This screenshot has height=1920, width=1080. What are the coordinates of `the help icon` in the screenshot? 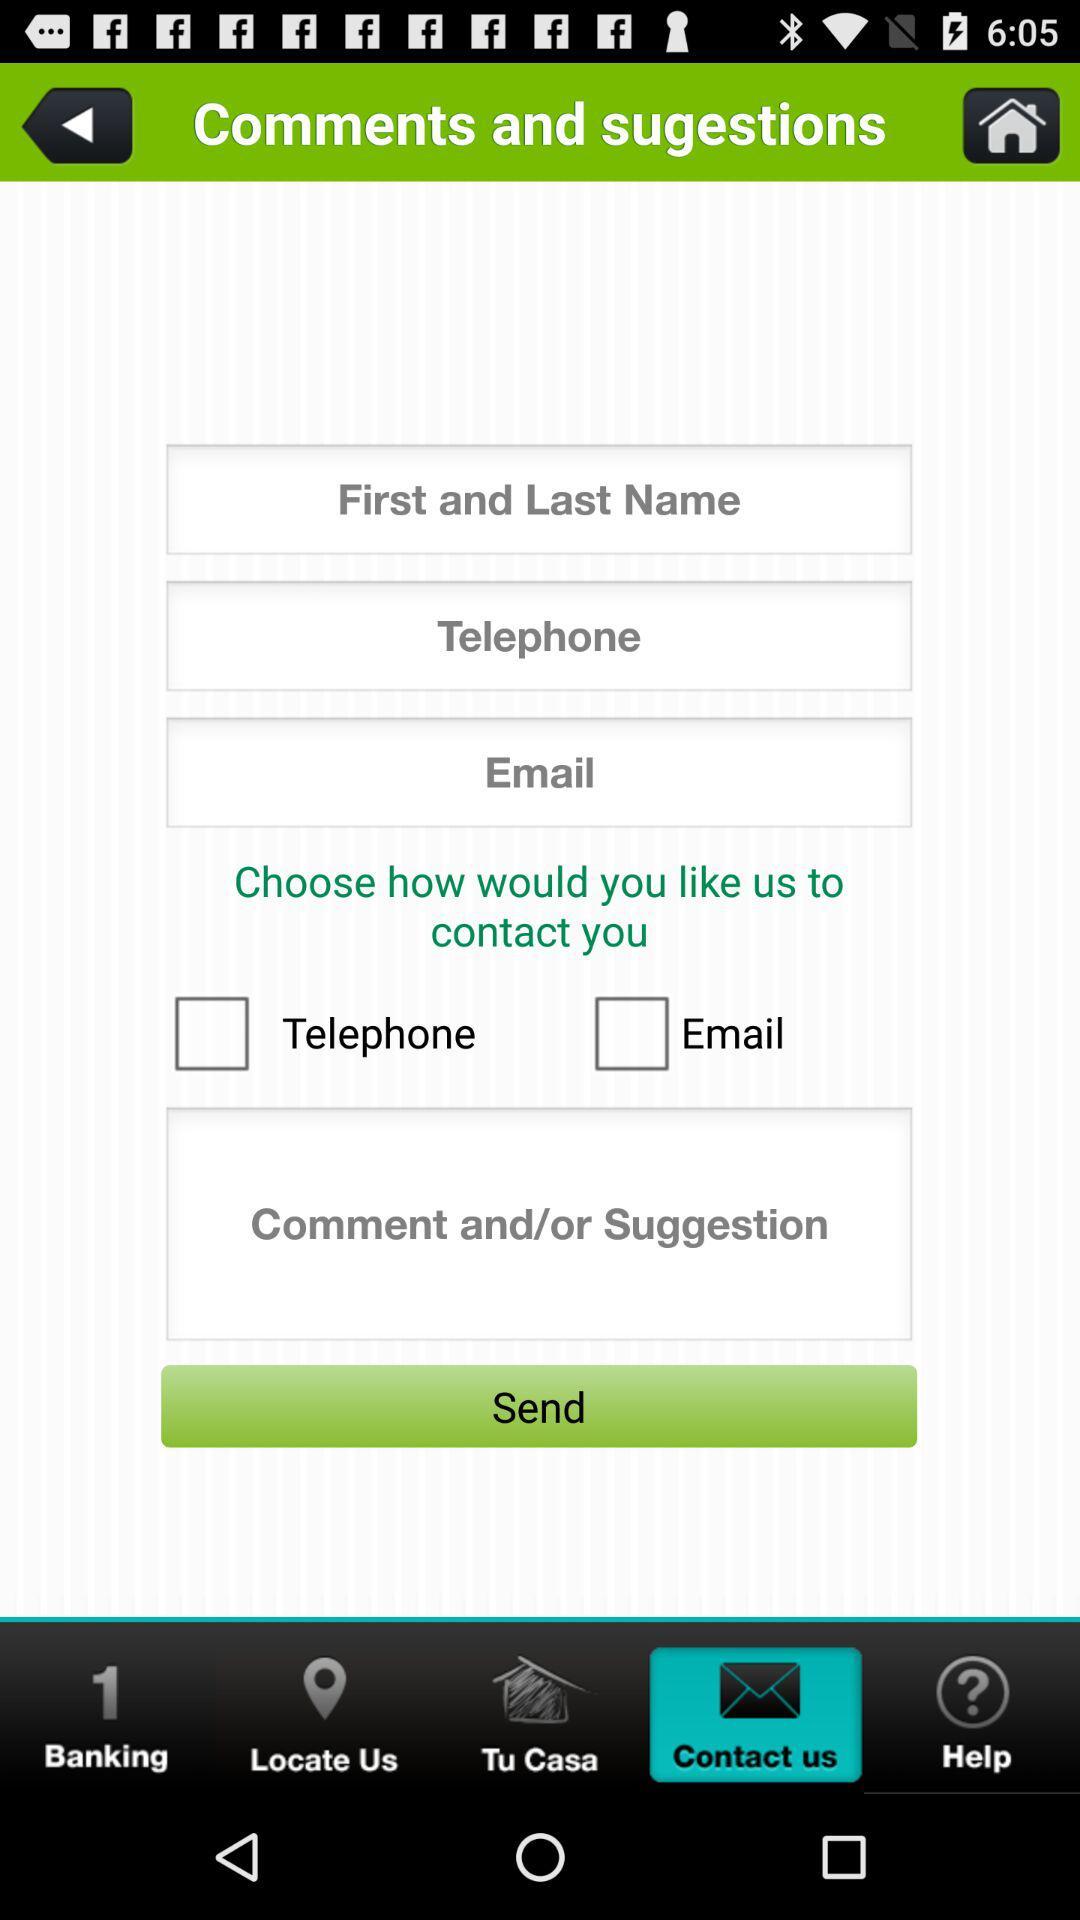 It's located at (971, 1828).